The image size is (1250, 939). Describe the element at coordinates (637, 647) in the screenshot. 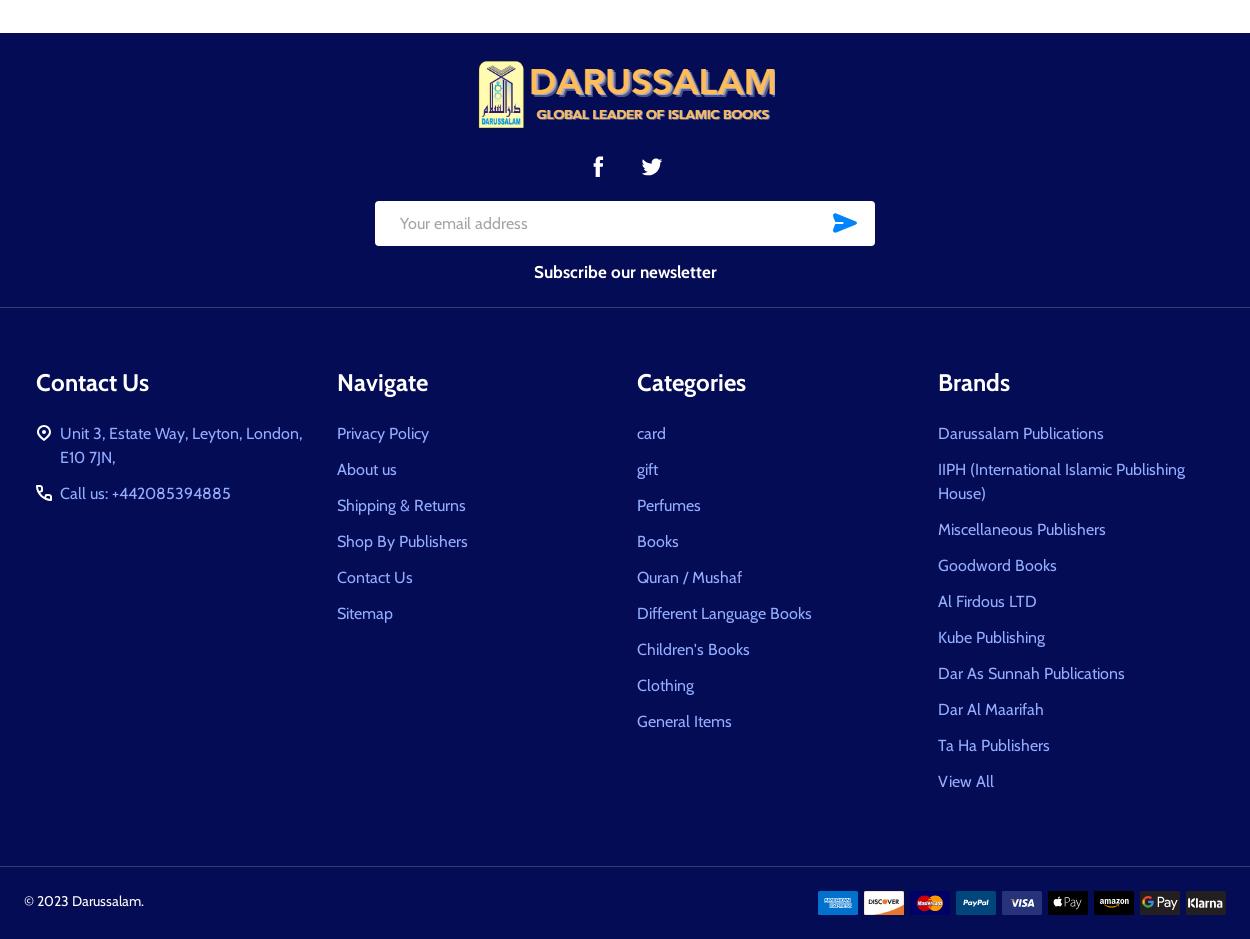

I see `'Children's Books'` at that location.